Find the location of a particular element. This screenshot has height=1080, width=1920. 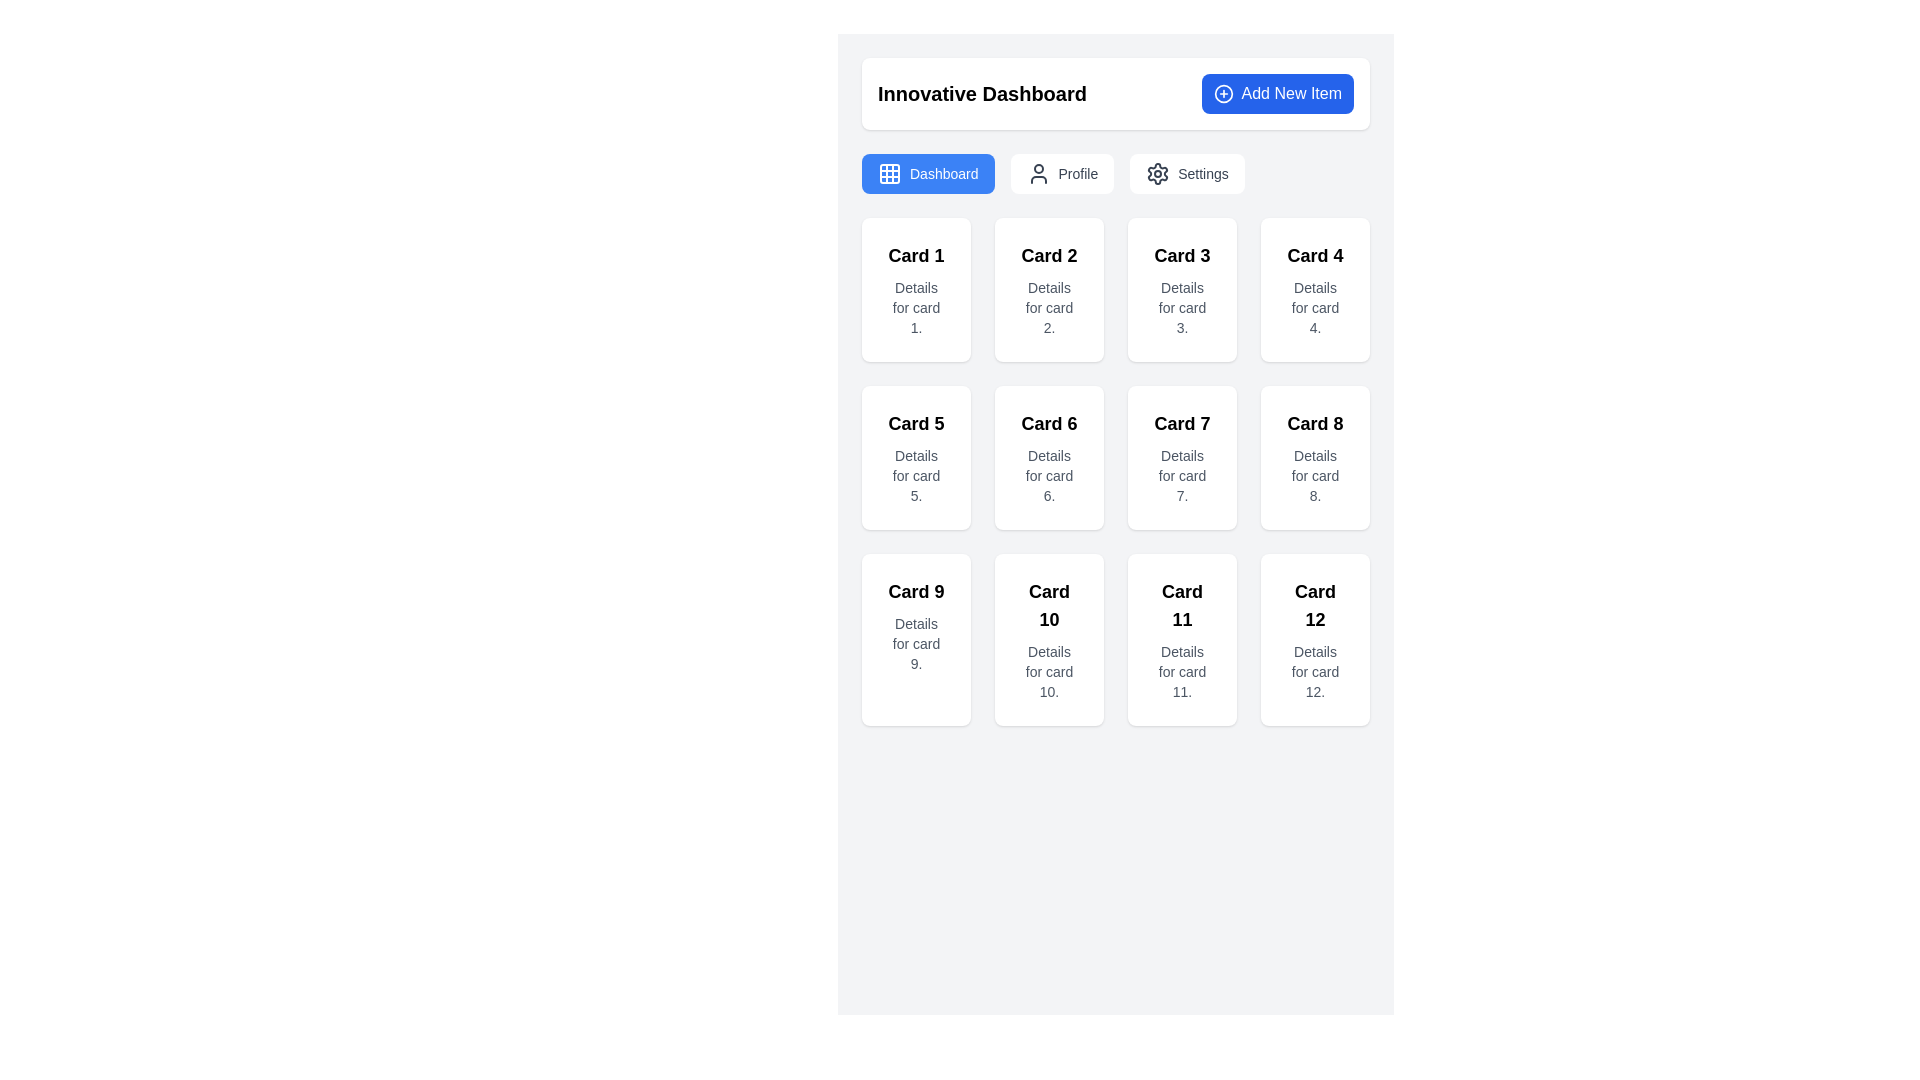

the second interactive card in the first row of the grid layout is located at coordinates (1048, 289).